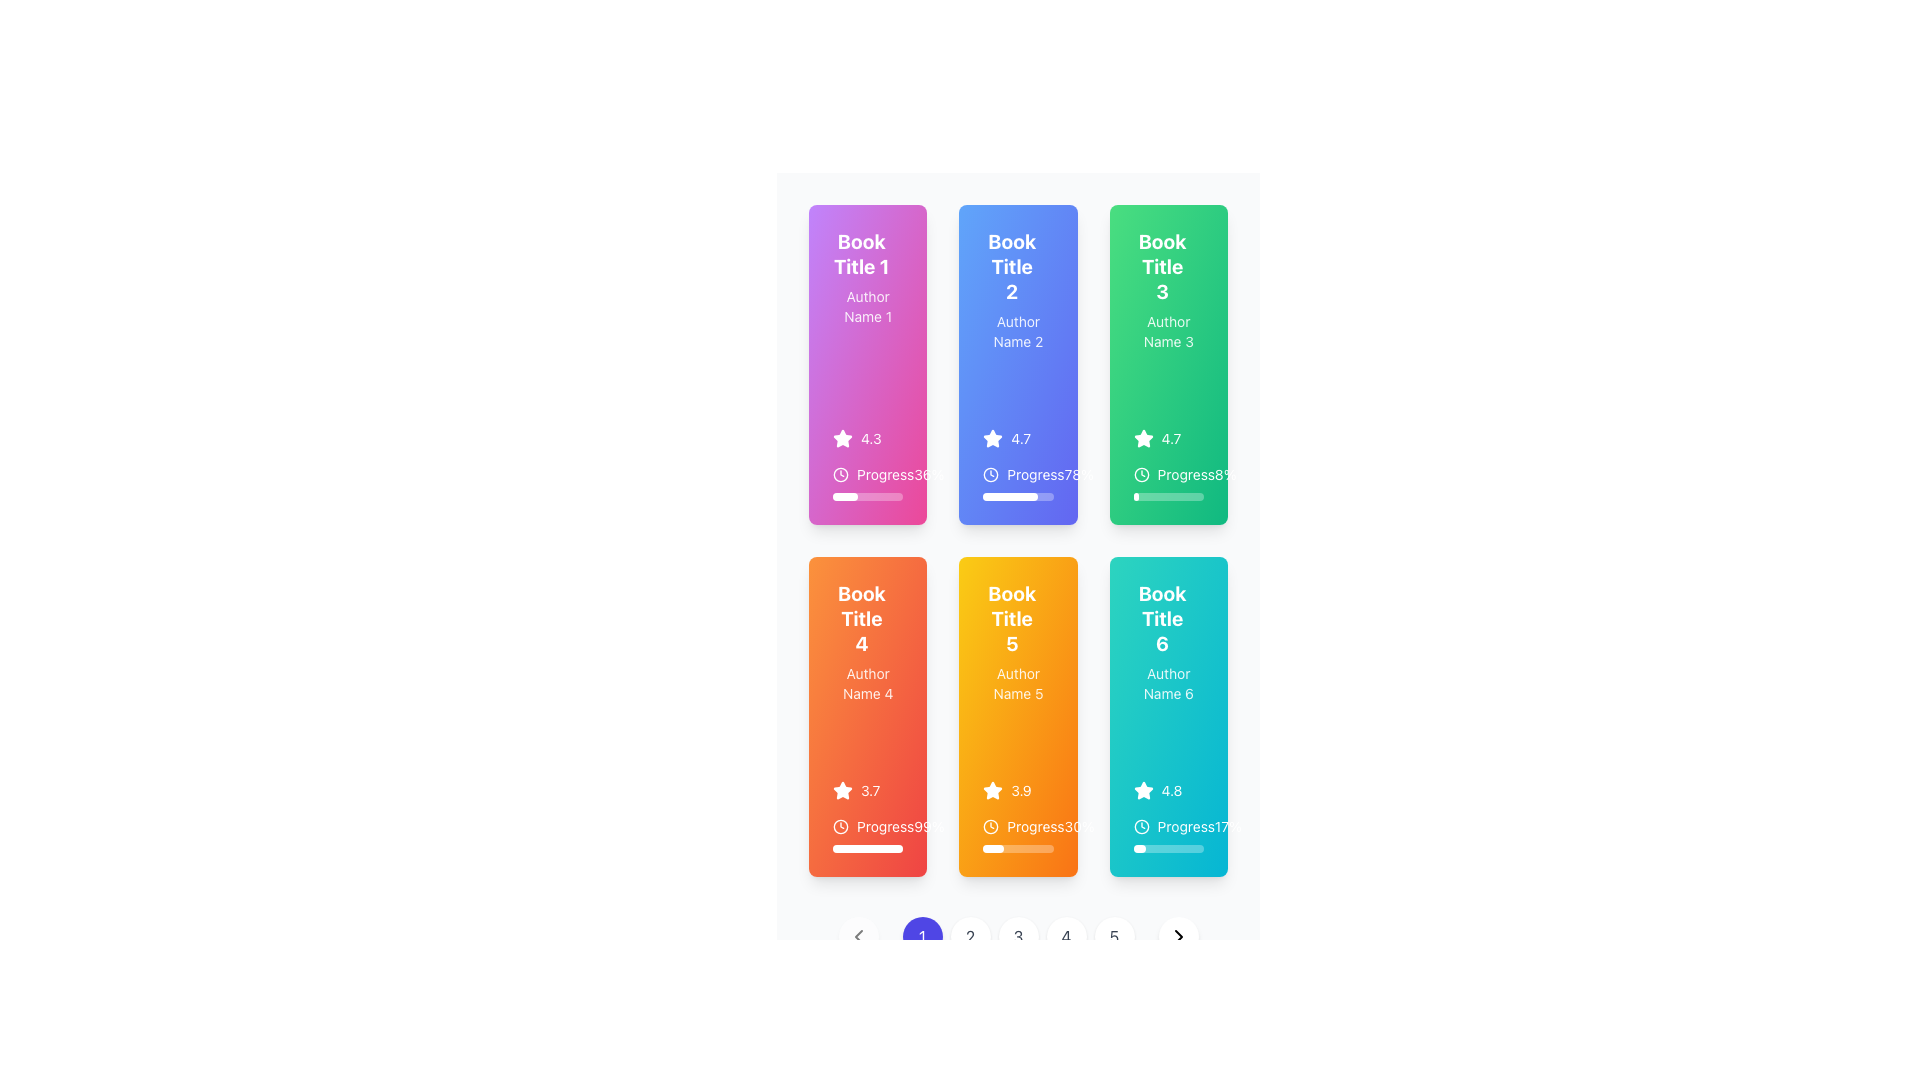 The height and width of the screenshot is (1080, 1920). I want to click on the text header displaying 'Book Title 5', which is styled as a prominent title within its card layout, so click(1018, 621).